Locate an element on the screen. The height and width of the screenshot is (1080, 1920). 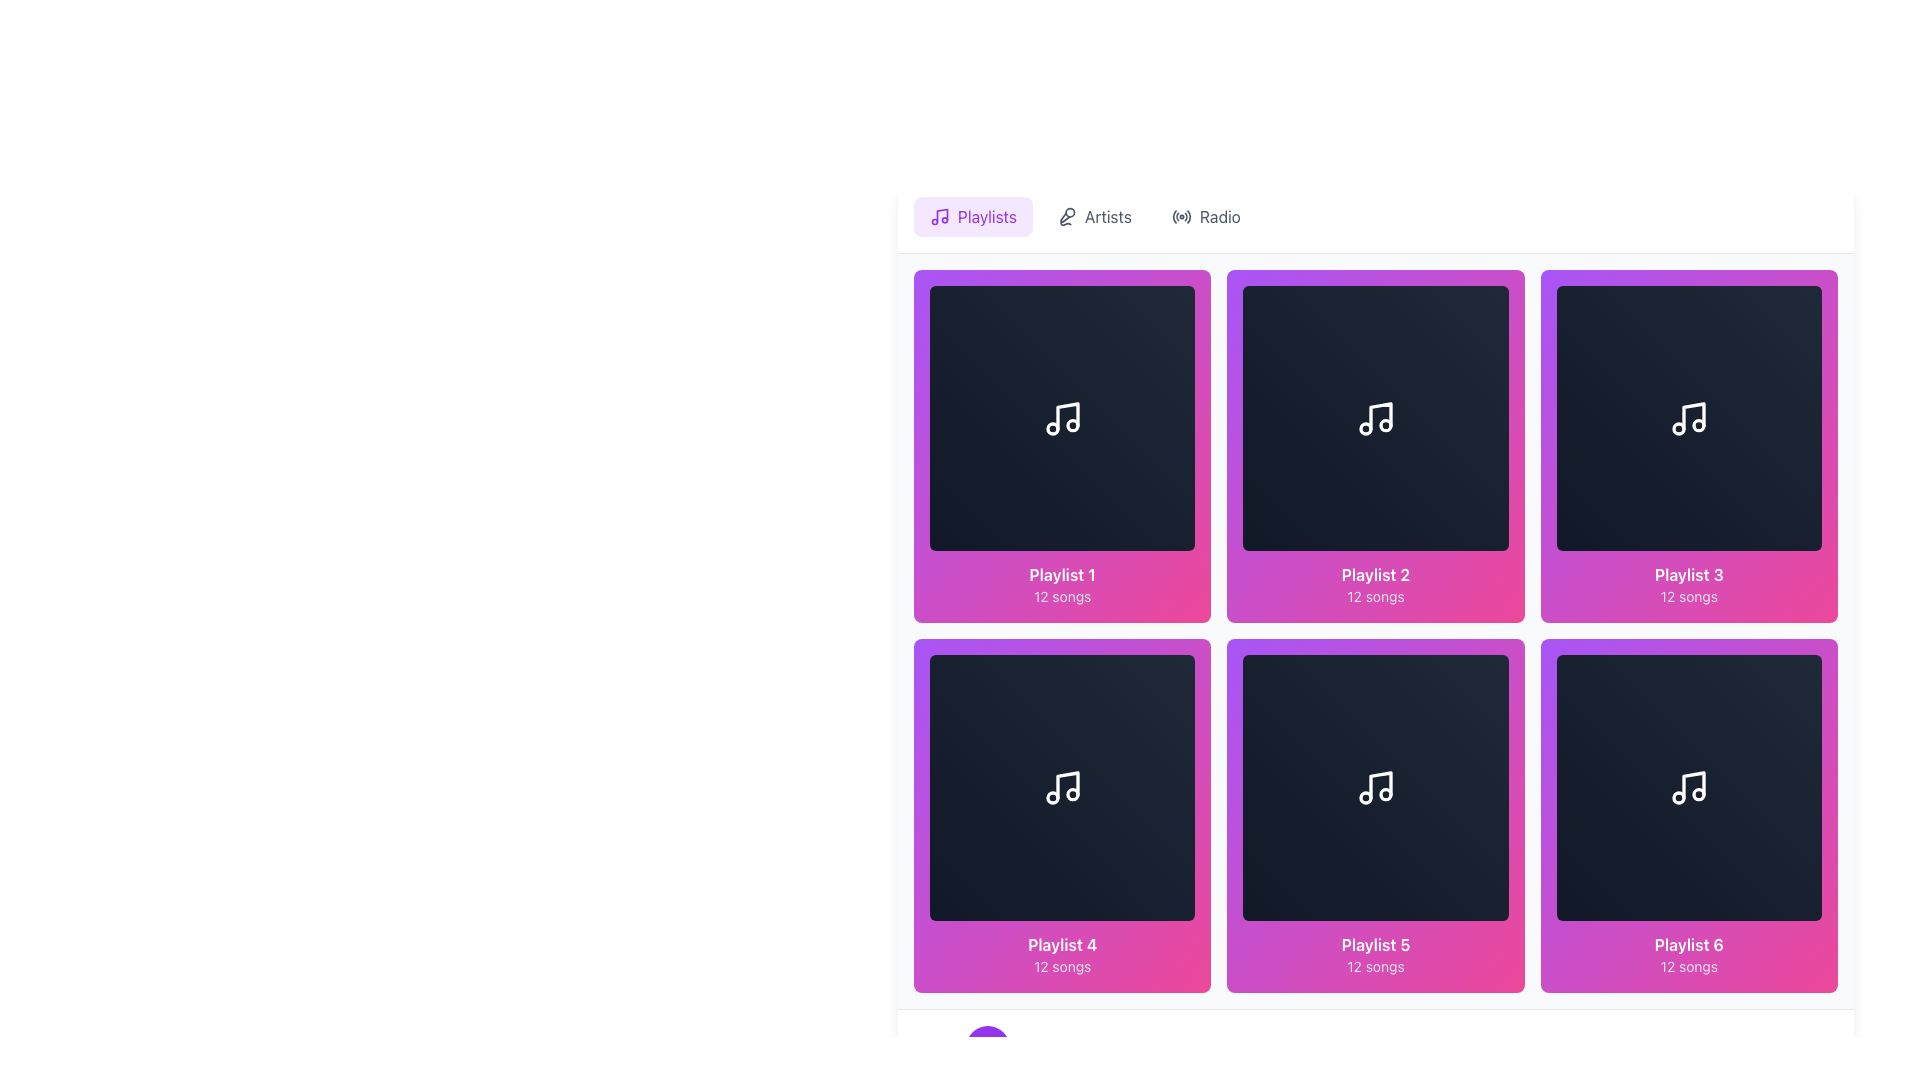
Text label displaying the number of songs available in the 'Playlist 1' card, located at the bottom of the card in a grid layout is located at coordinates (1061, 596).